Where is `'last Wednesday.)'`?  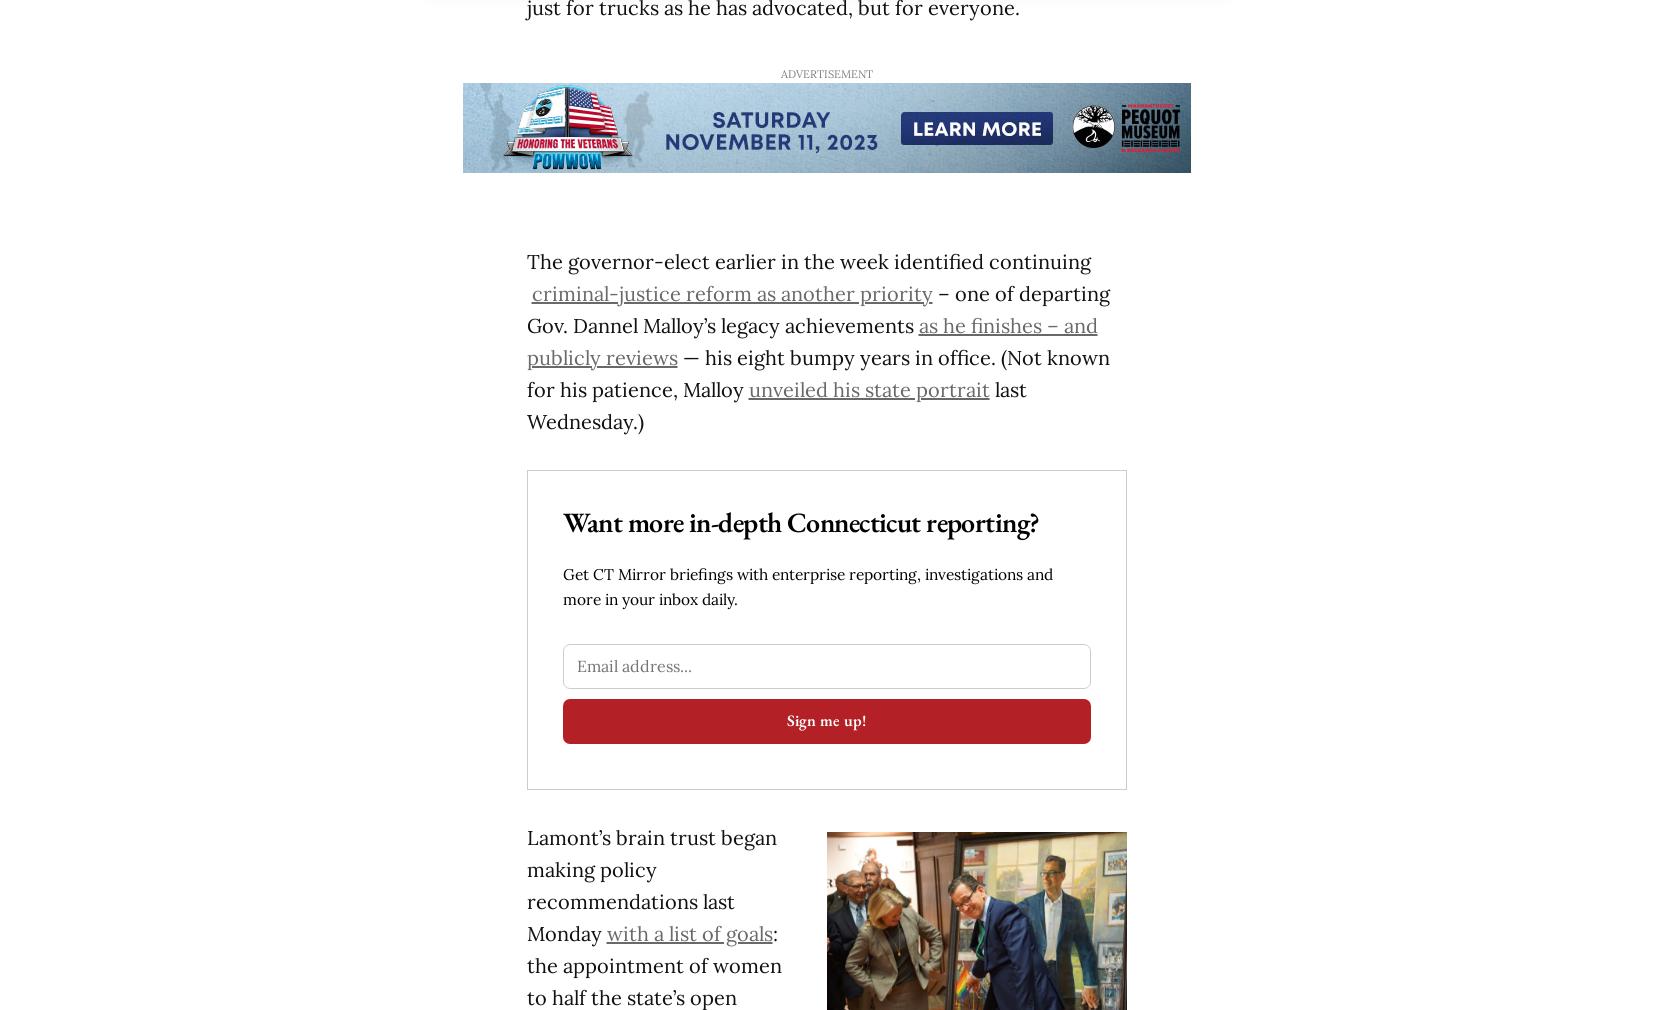 'last Wednesday.)' is located at coordinates (774, 405).